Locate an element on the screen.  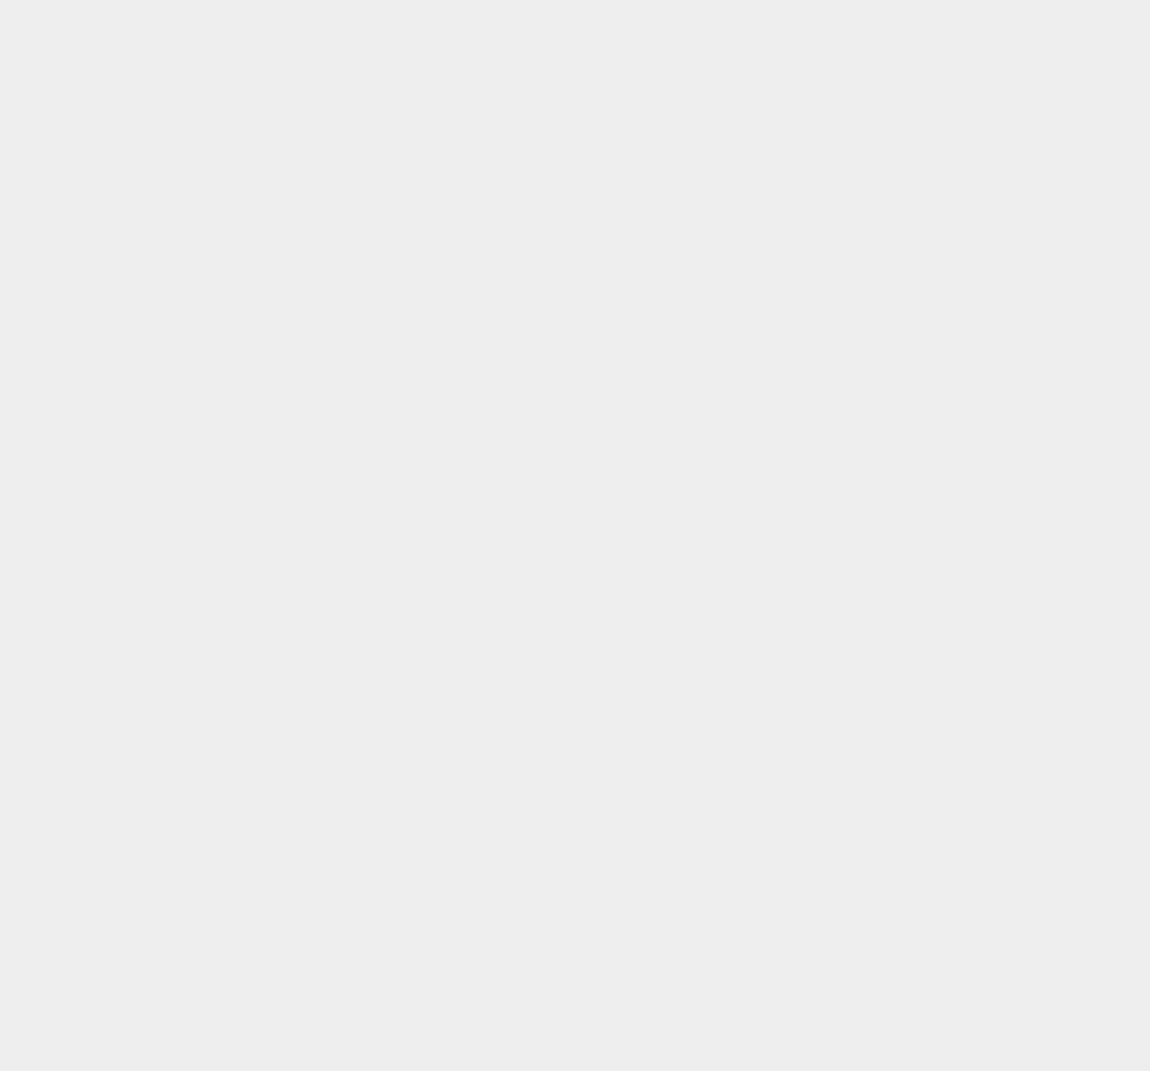
'Windows 7' is located at coordinates (845, 646).